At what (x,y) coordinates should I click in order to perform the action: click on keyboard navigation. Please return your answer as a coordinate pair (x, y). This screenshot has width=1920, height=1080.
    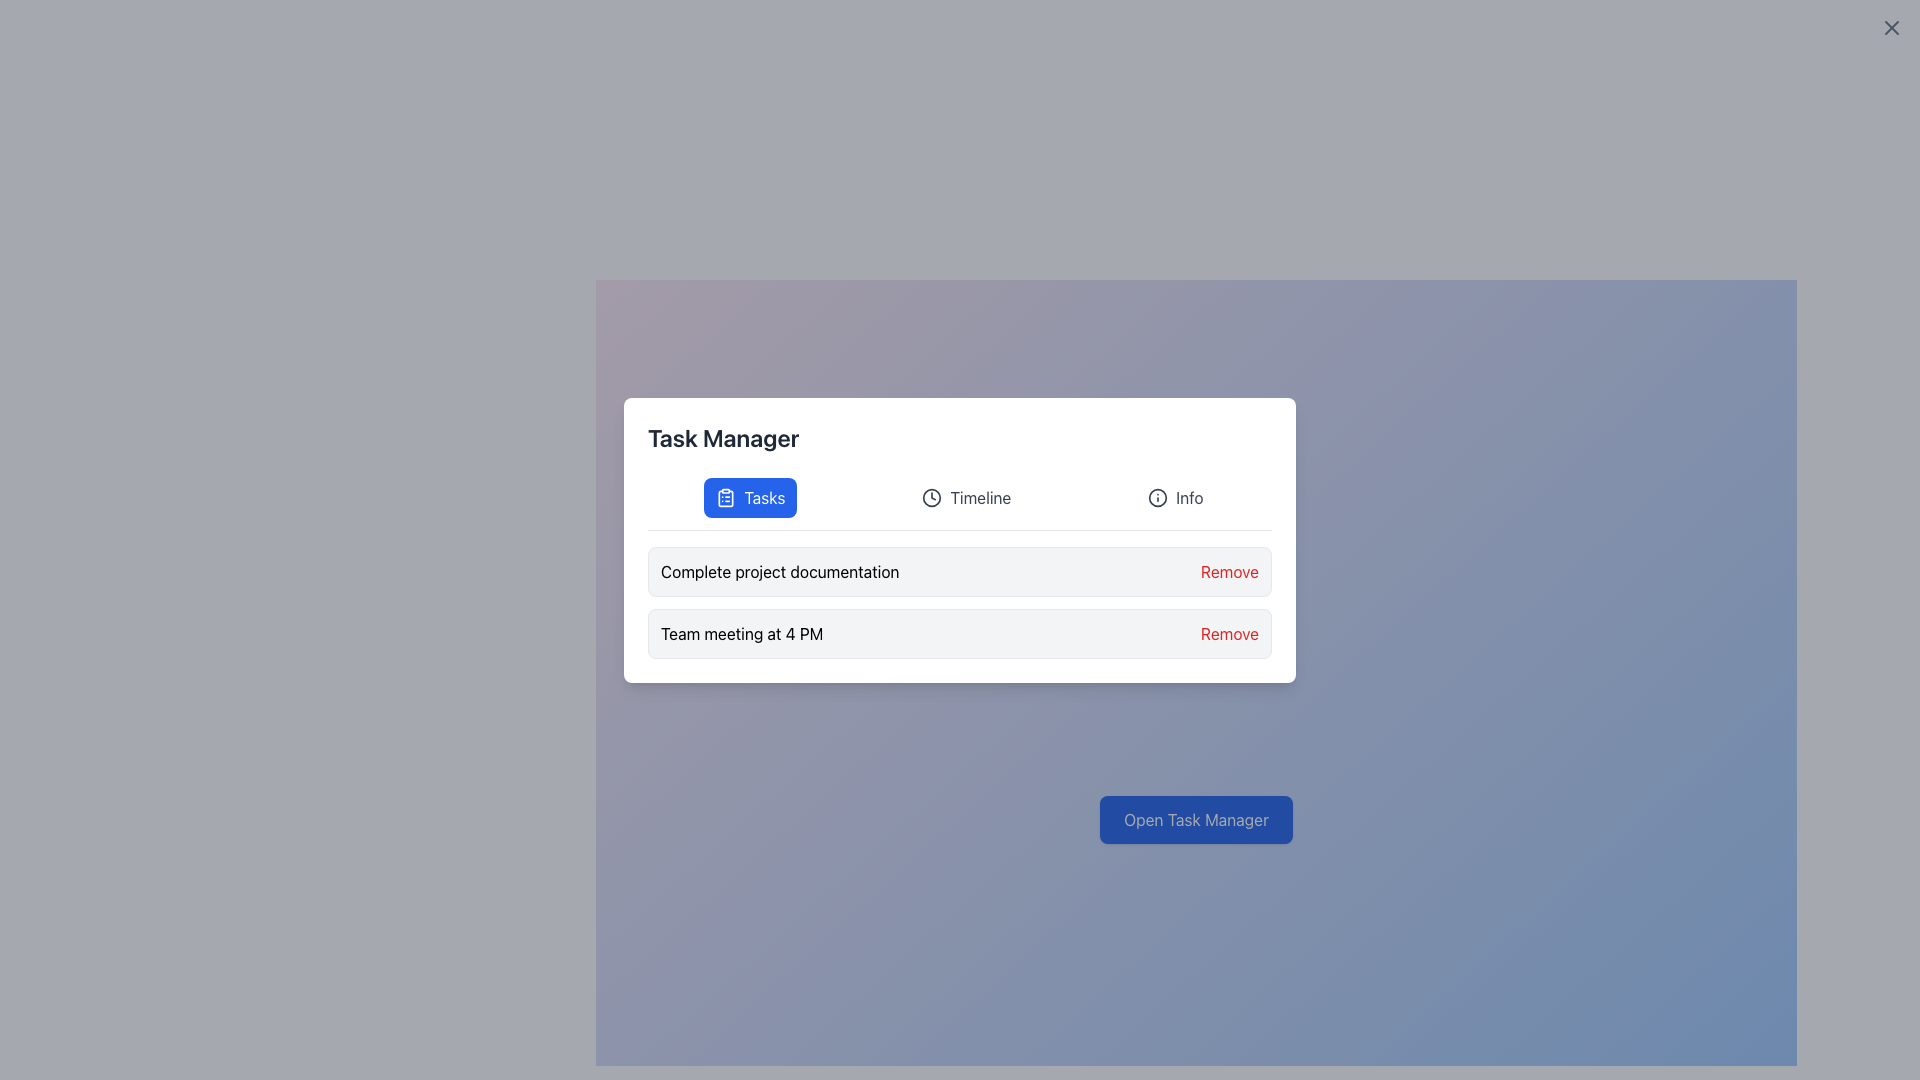
    Looking at the image, I should click on (1189, 496).